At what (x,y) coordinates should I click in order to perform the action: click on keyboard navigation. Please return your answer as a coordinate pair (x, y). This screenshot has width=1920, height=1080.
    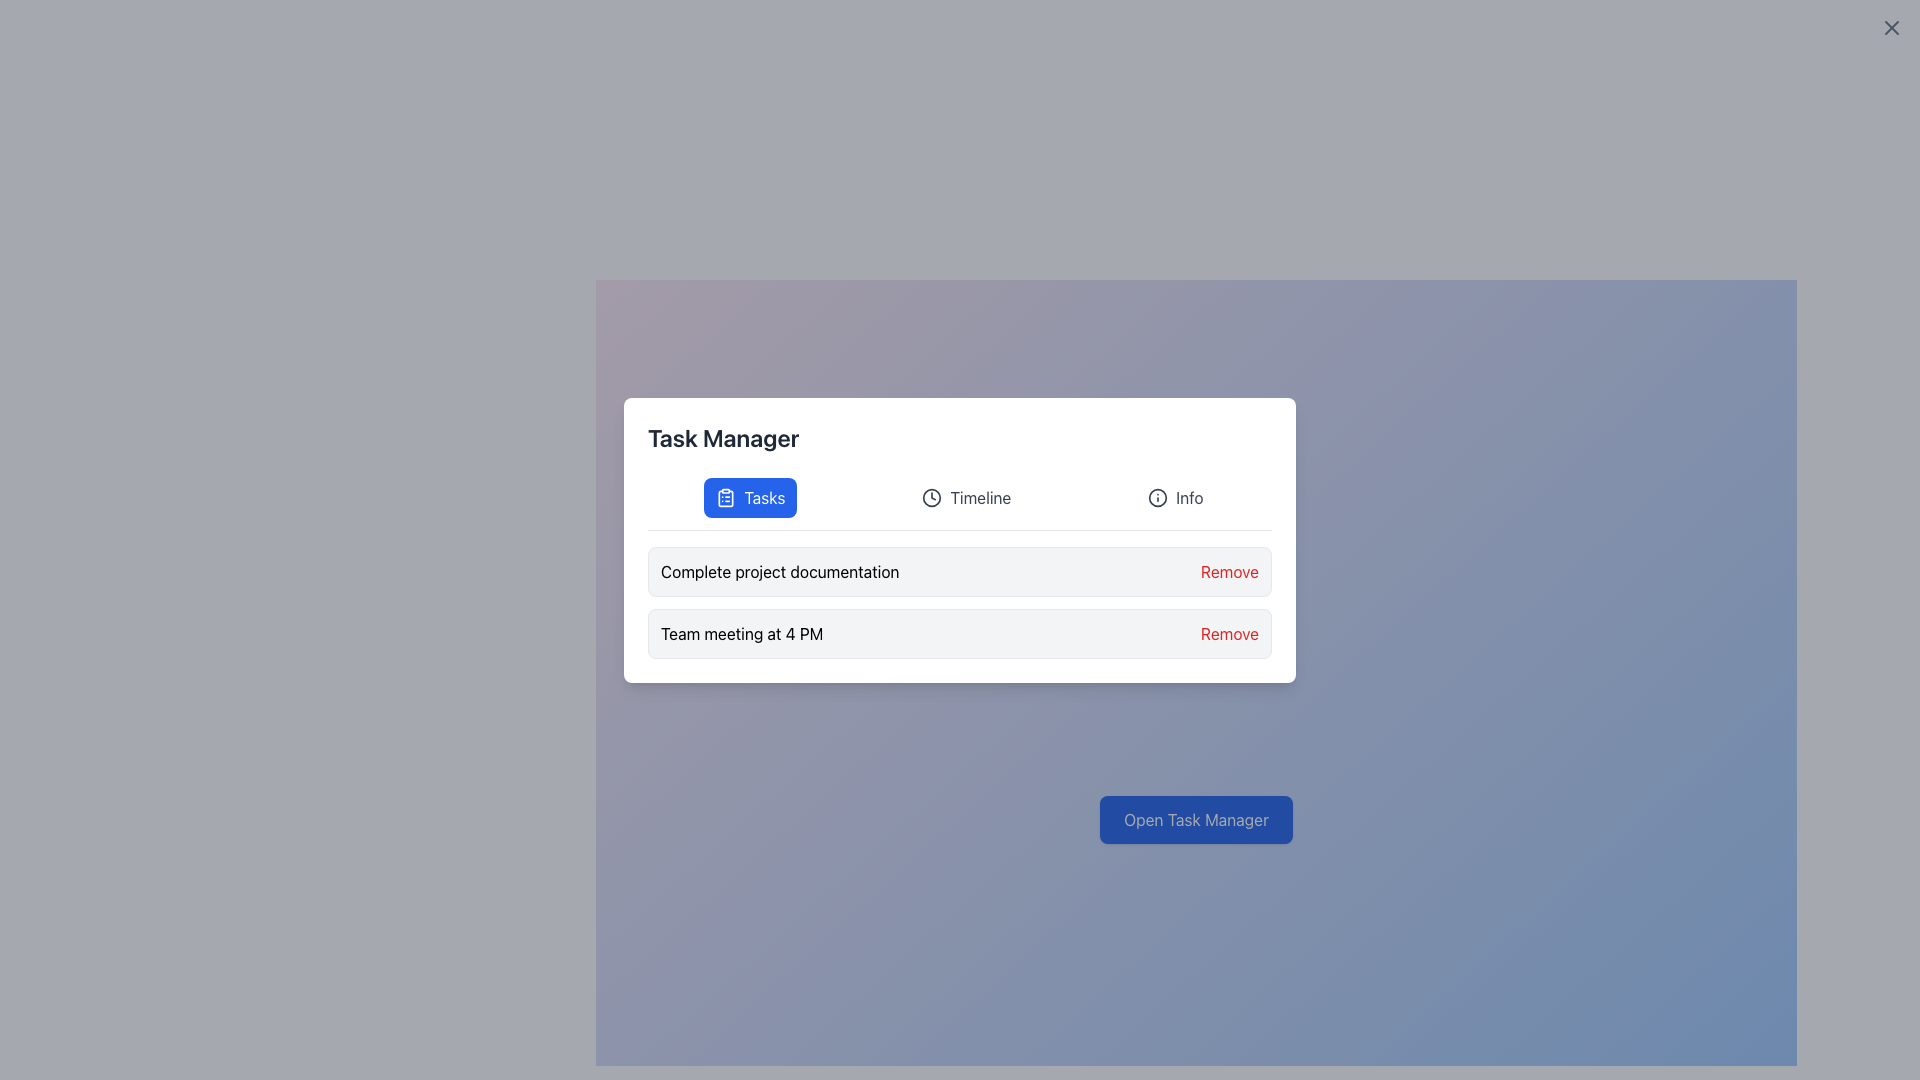
    Looking at the image, I should click on (1189, 496).